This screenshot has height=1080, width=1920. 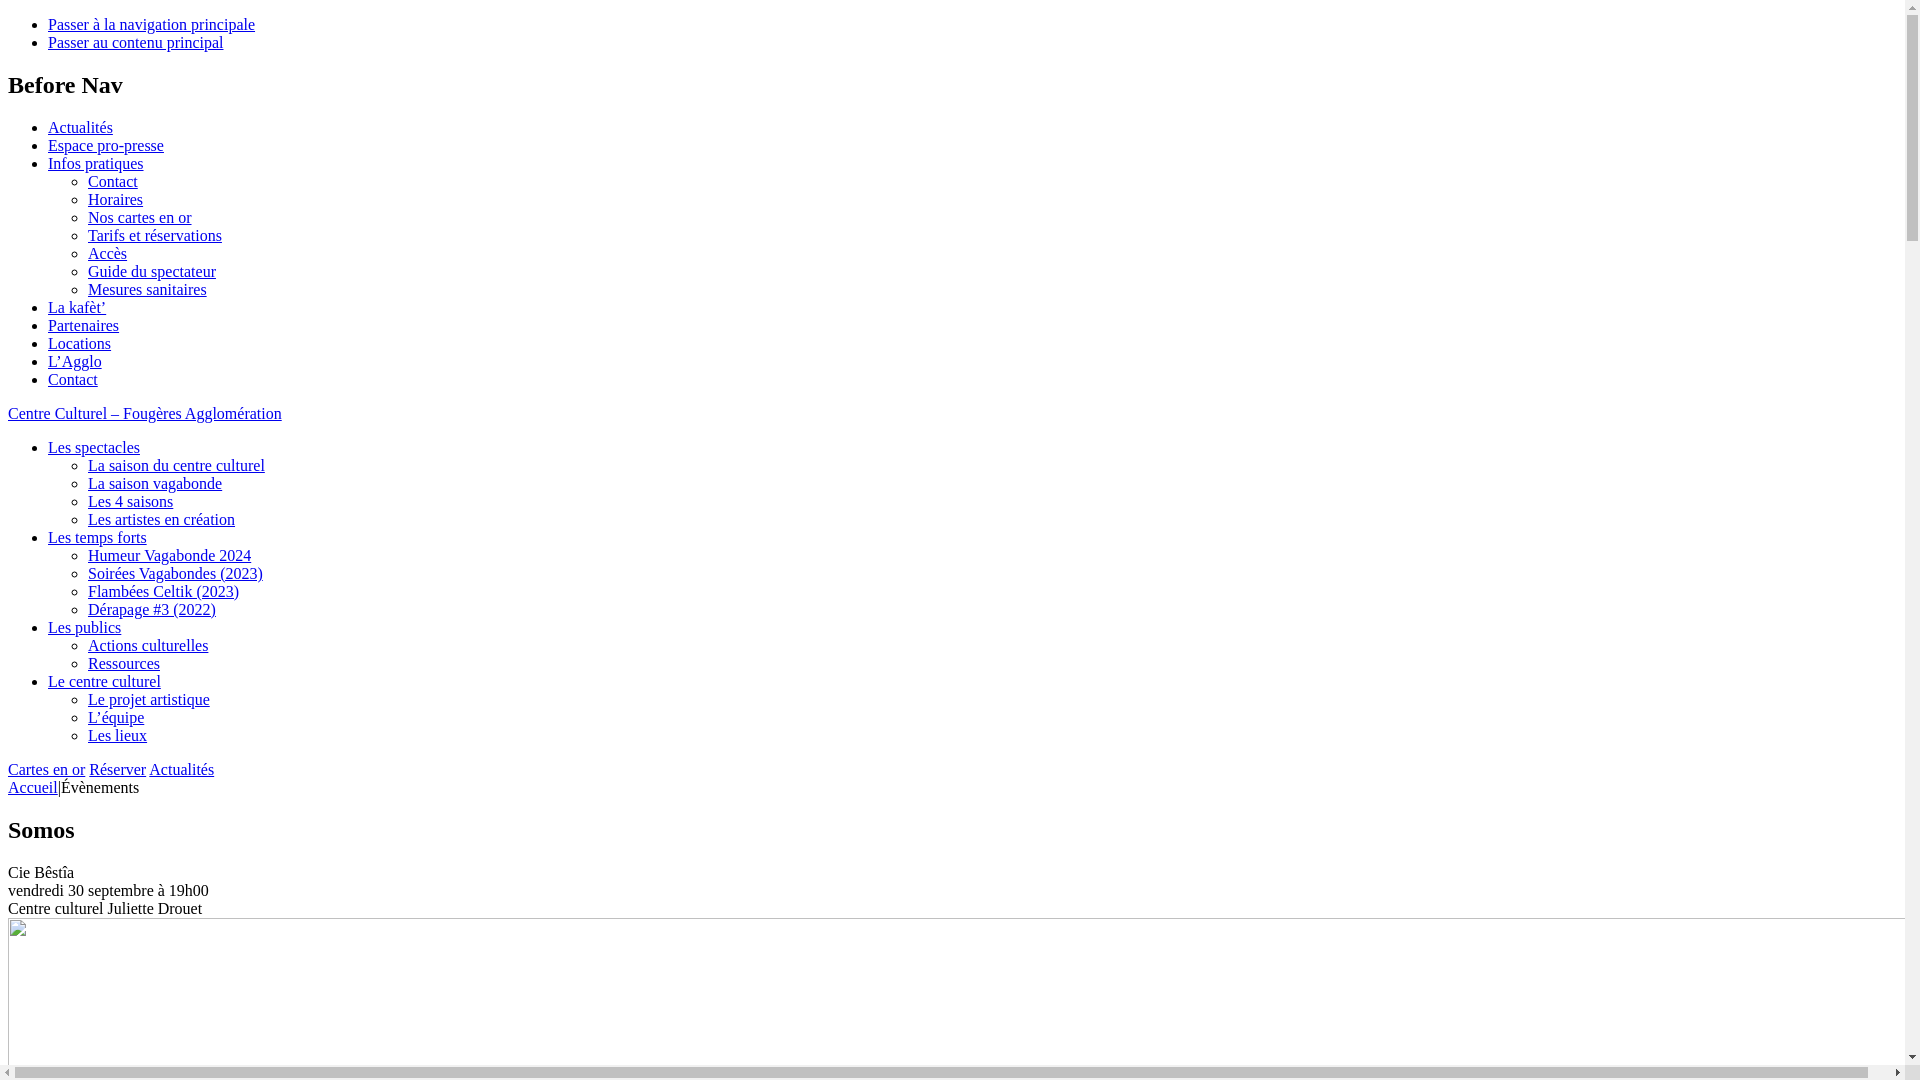 I want to click on 'Les 4 saisons', so click(x=129, y=500).